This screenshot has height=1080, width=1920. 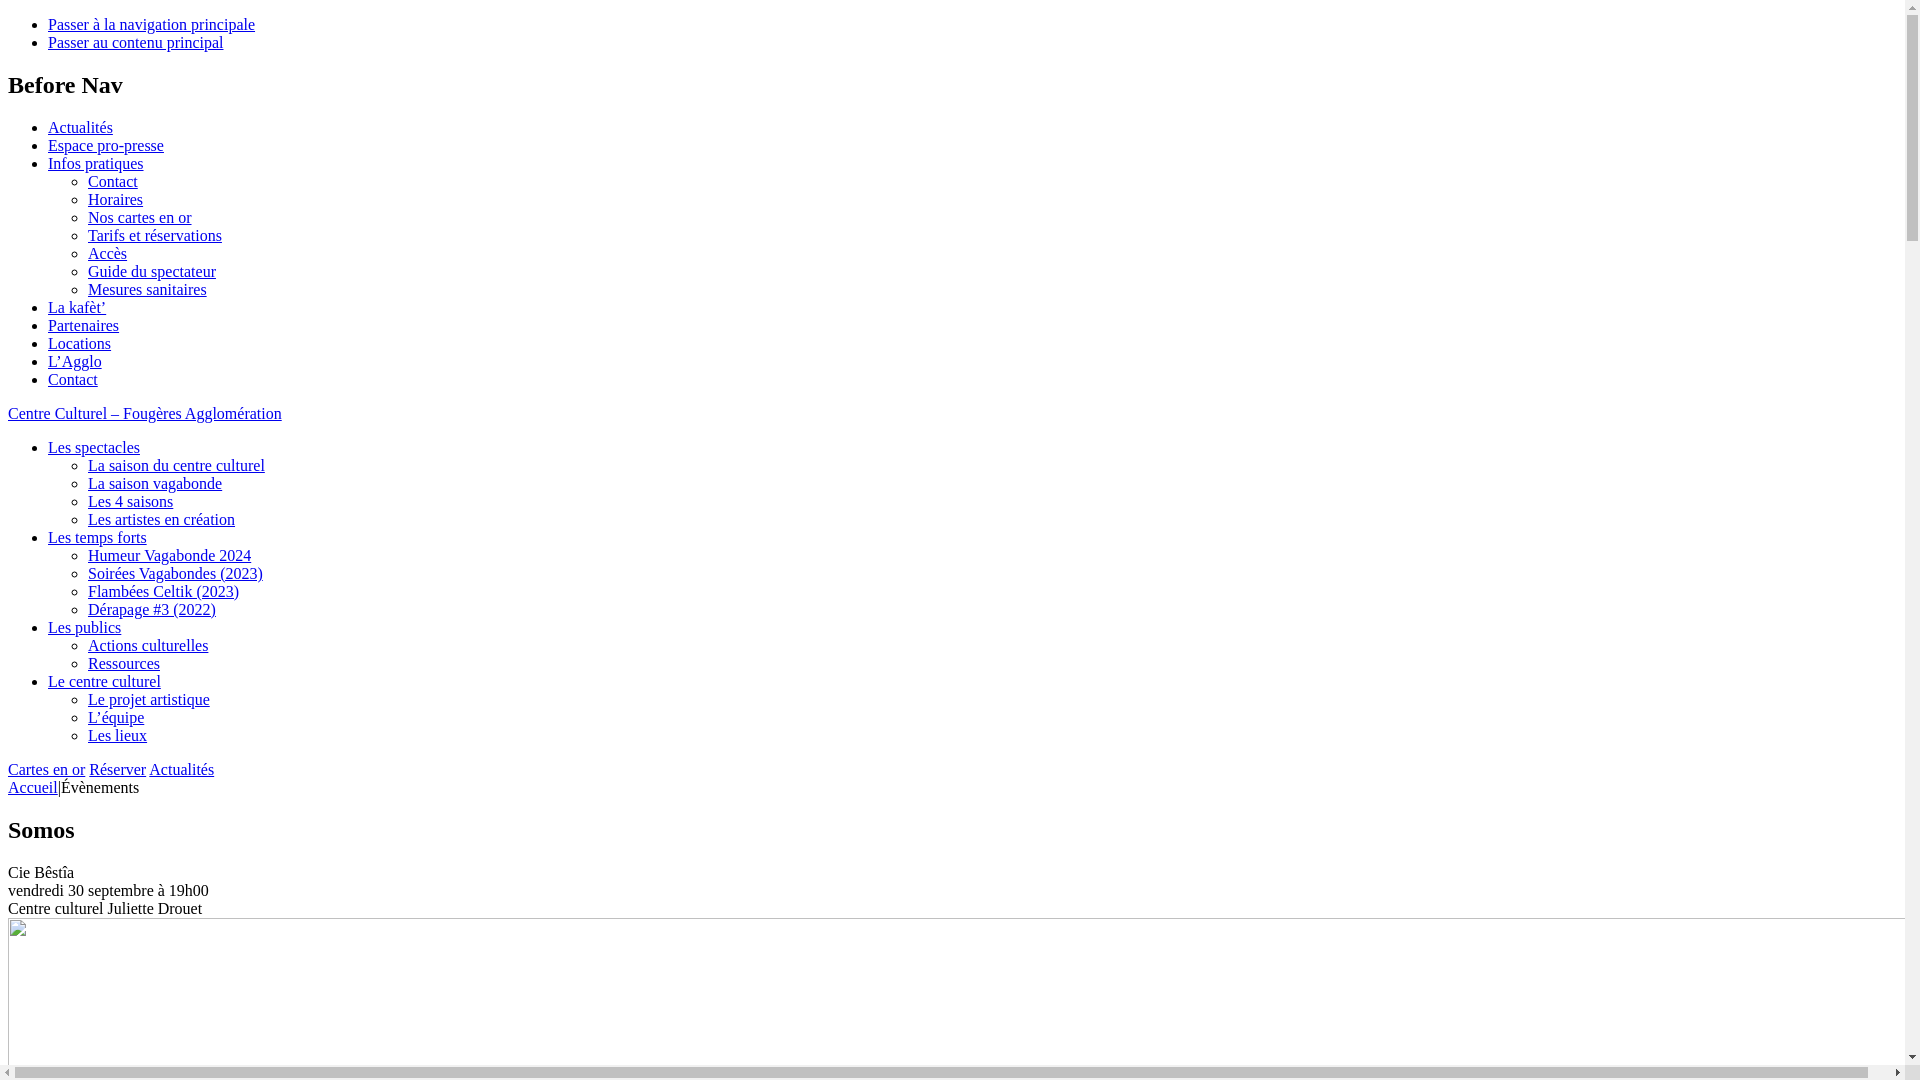 I want to click on 'Les 4 saisons', so click(x=129, y=500).